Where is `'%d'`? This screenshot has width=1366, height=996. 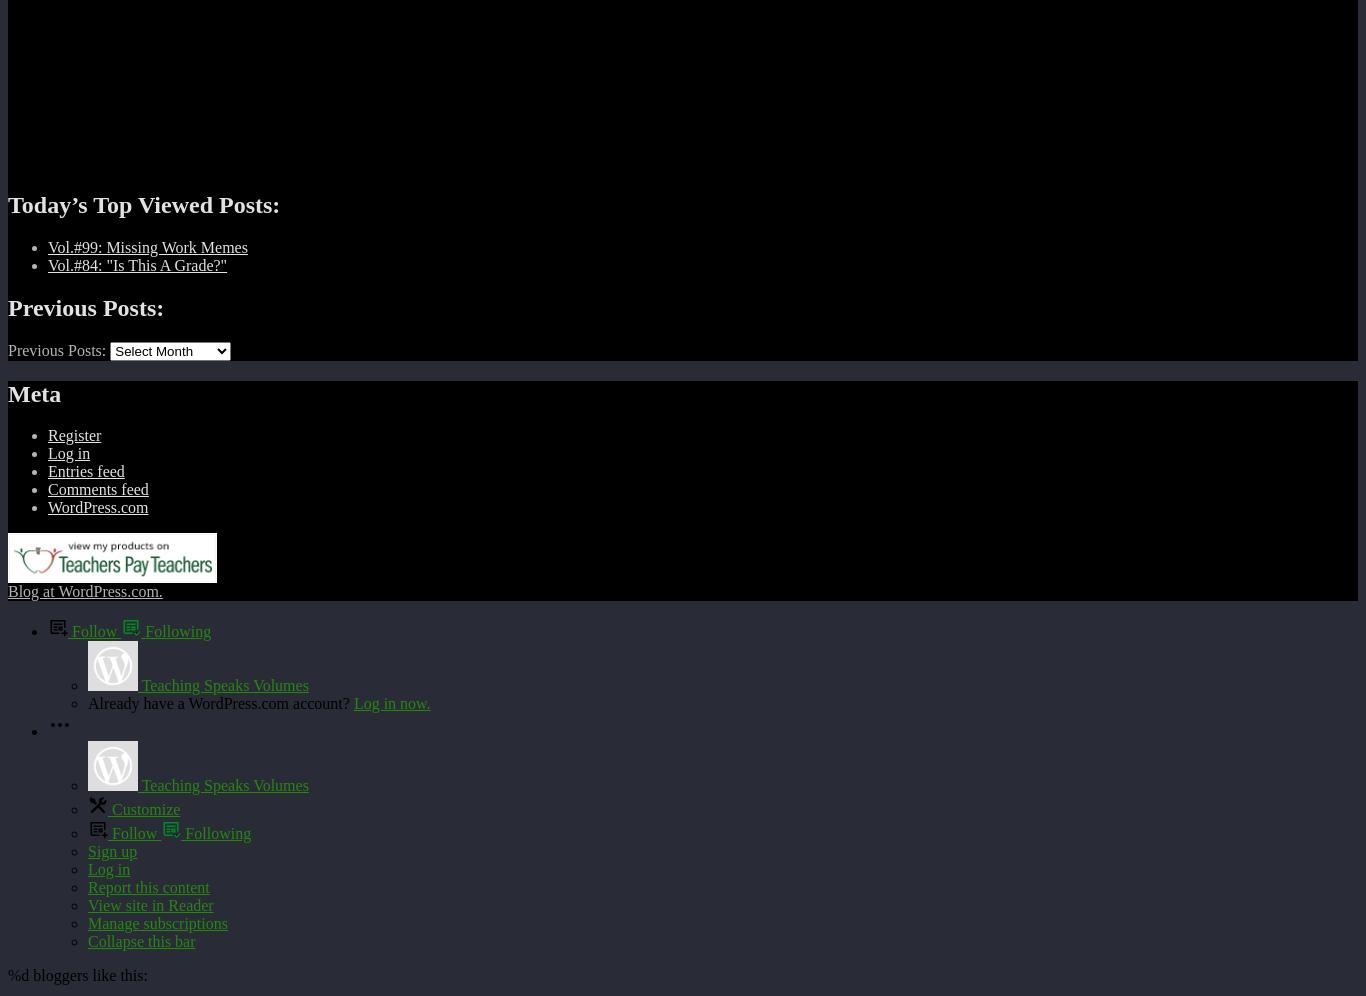
'%d' is located at coordinates (18, 974).